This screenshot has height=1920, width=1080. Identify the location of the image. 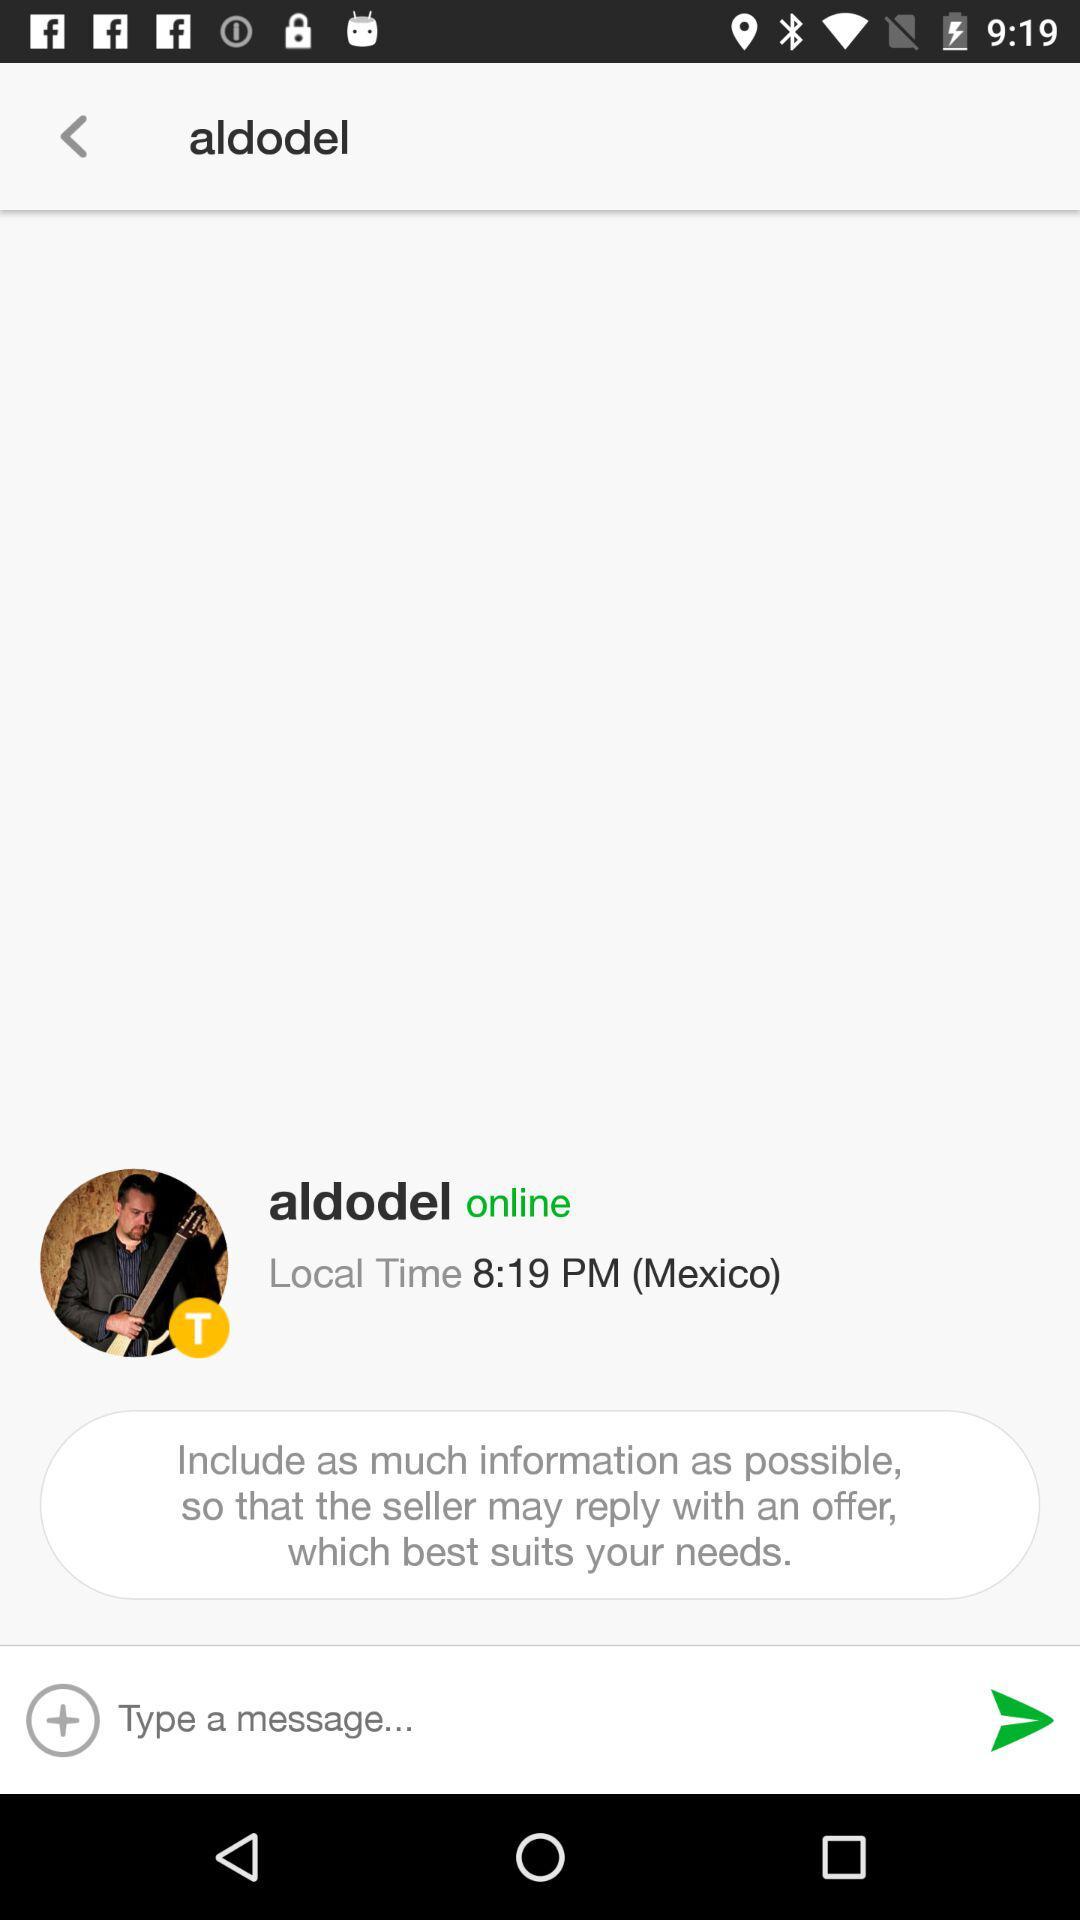
(134, 1262).